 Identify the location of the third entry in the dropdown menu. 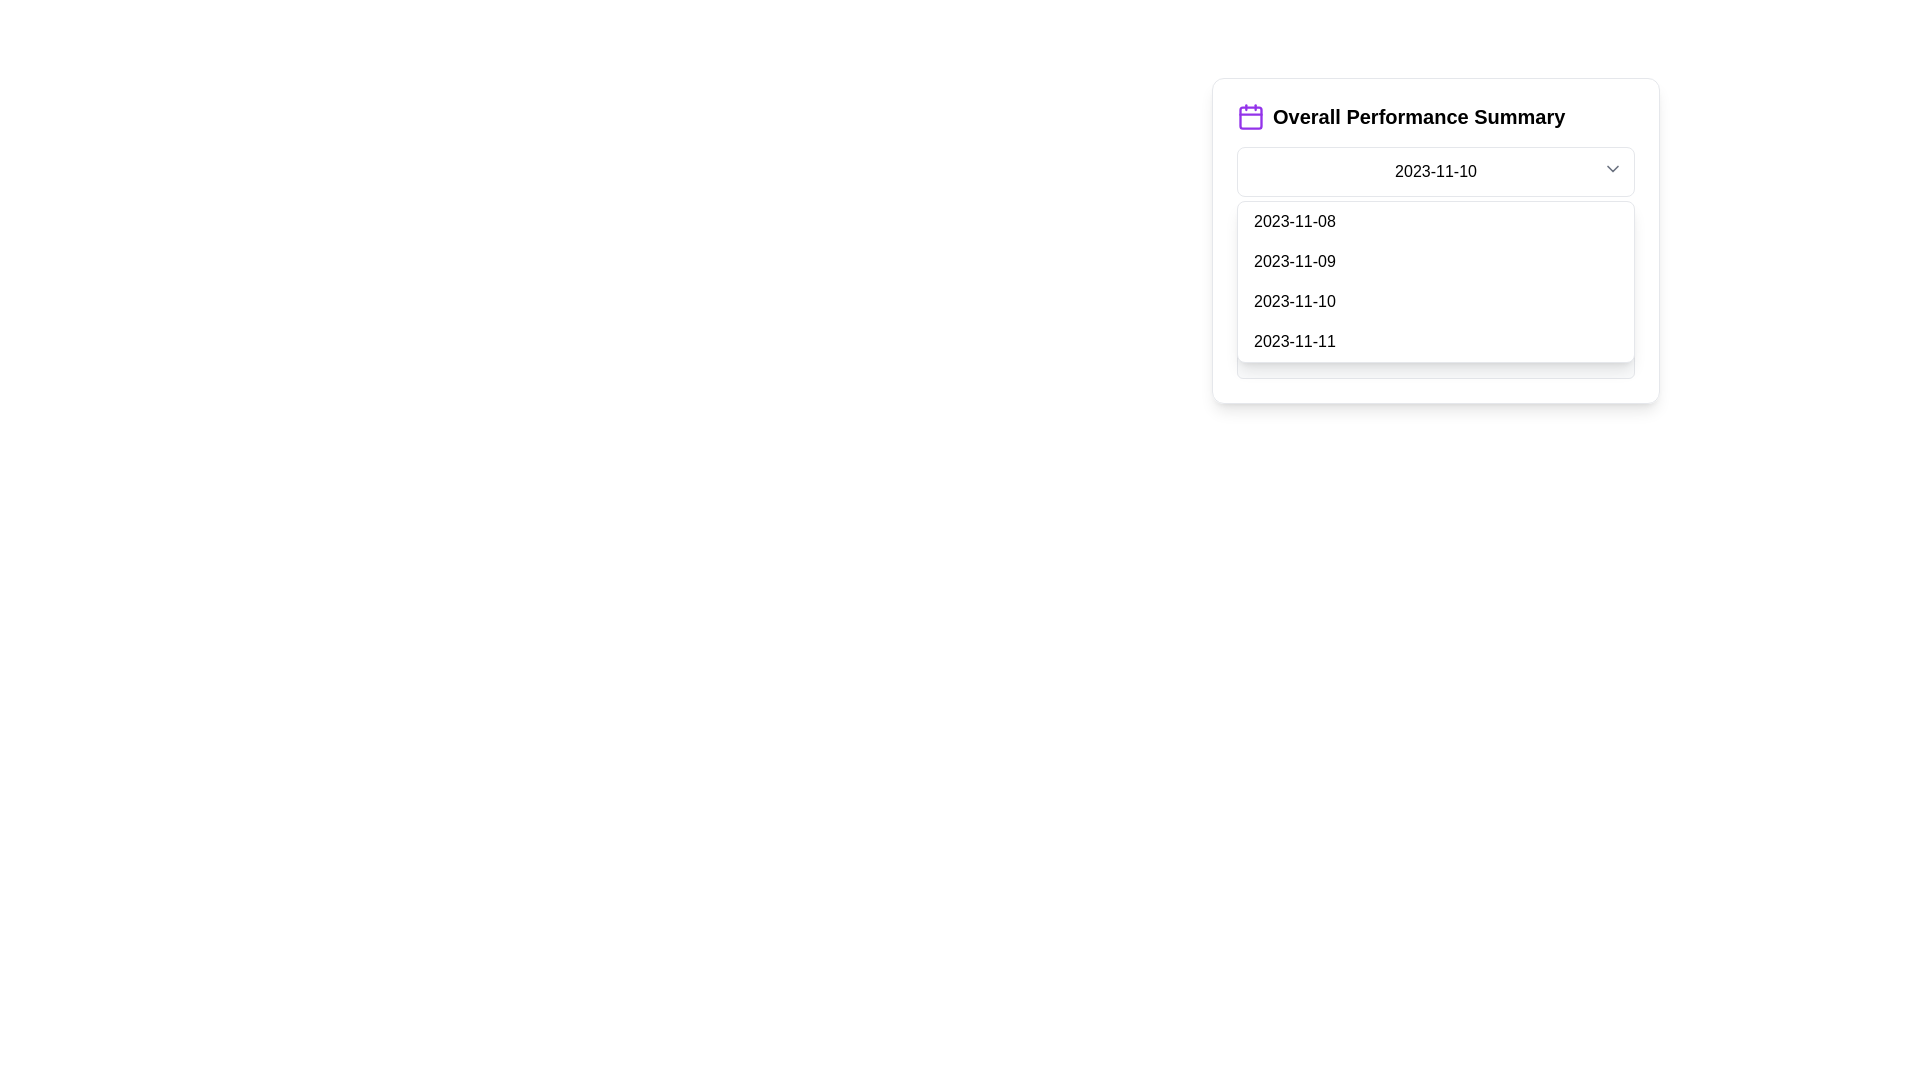
(1434, 301).